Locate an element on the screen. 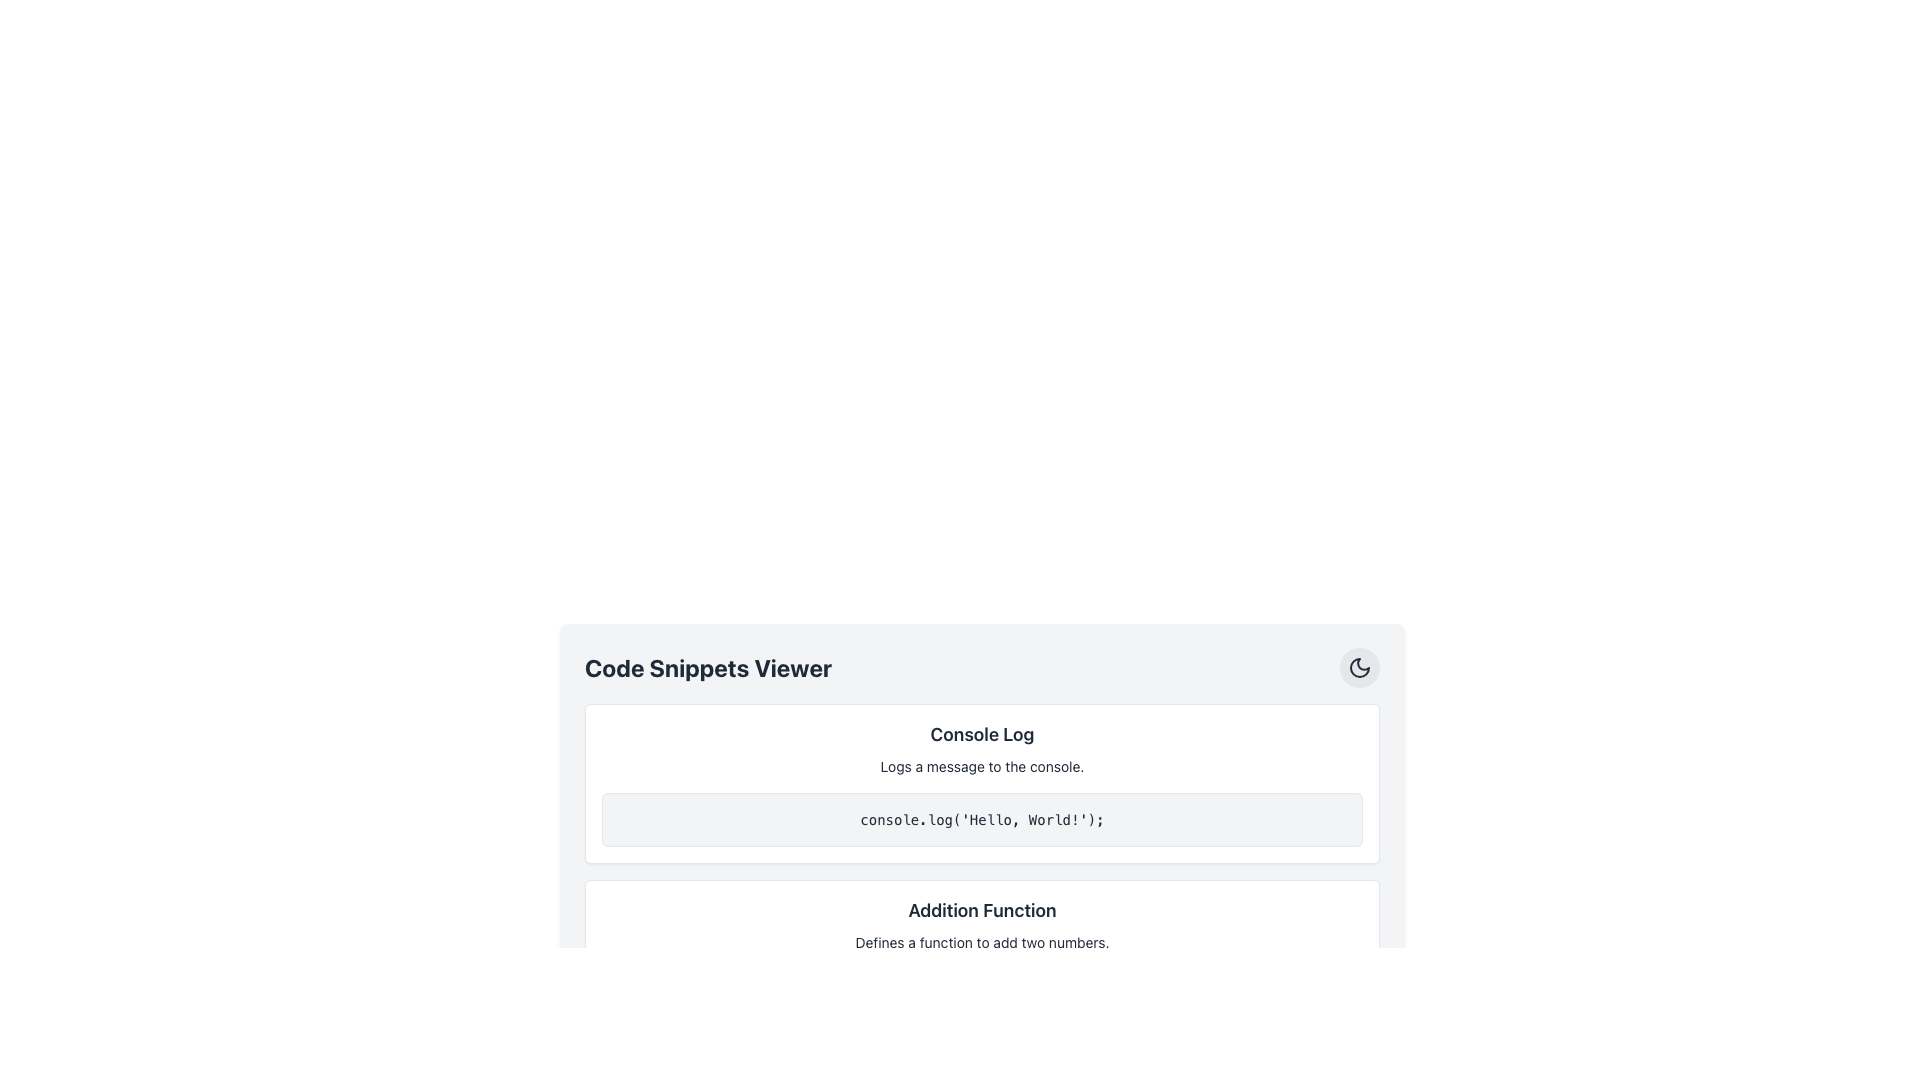  the circular button with a crescent moon icon, located on the far right side of the header area is located at coordinates (1359, 667).